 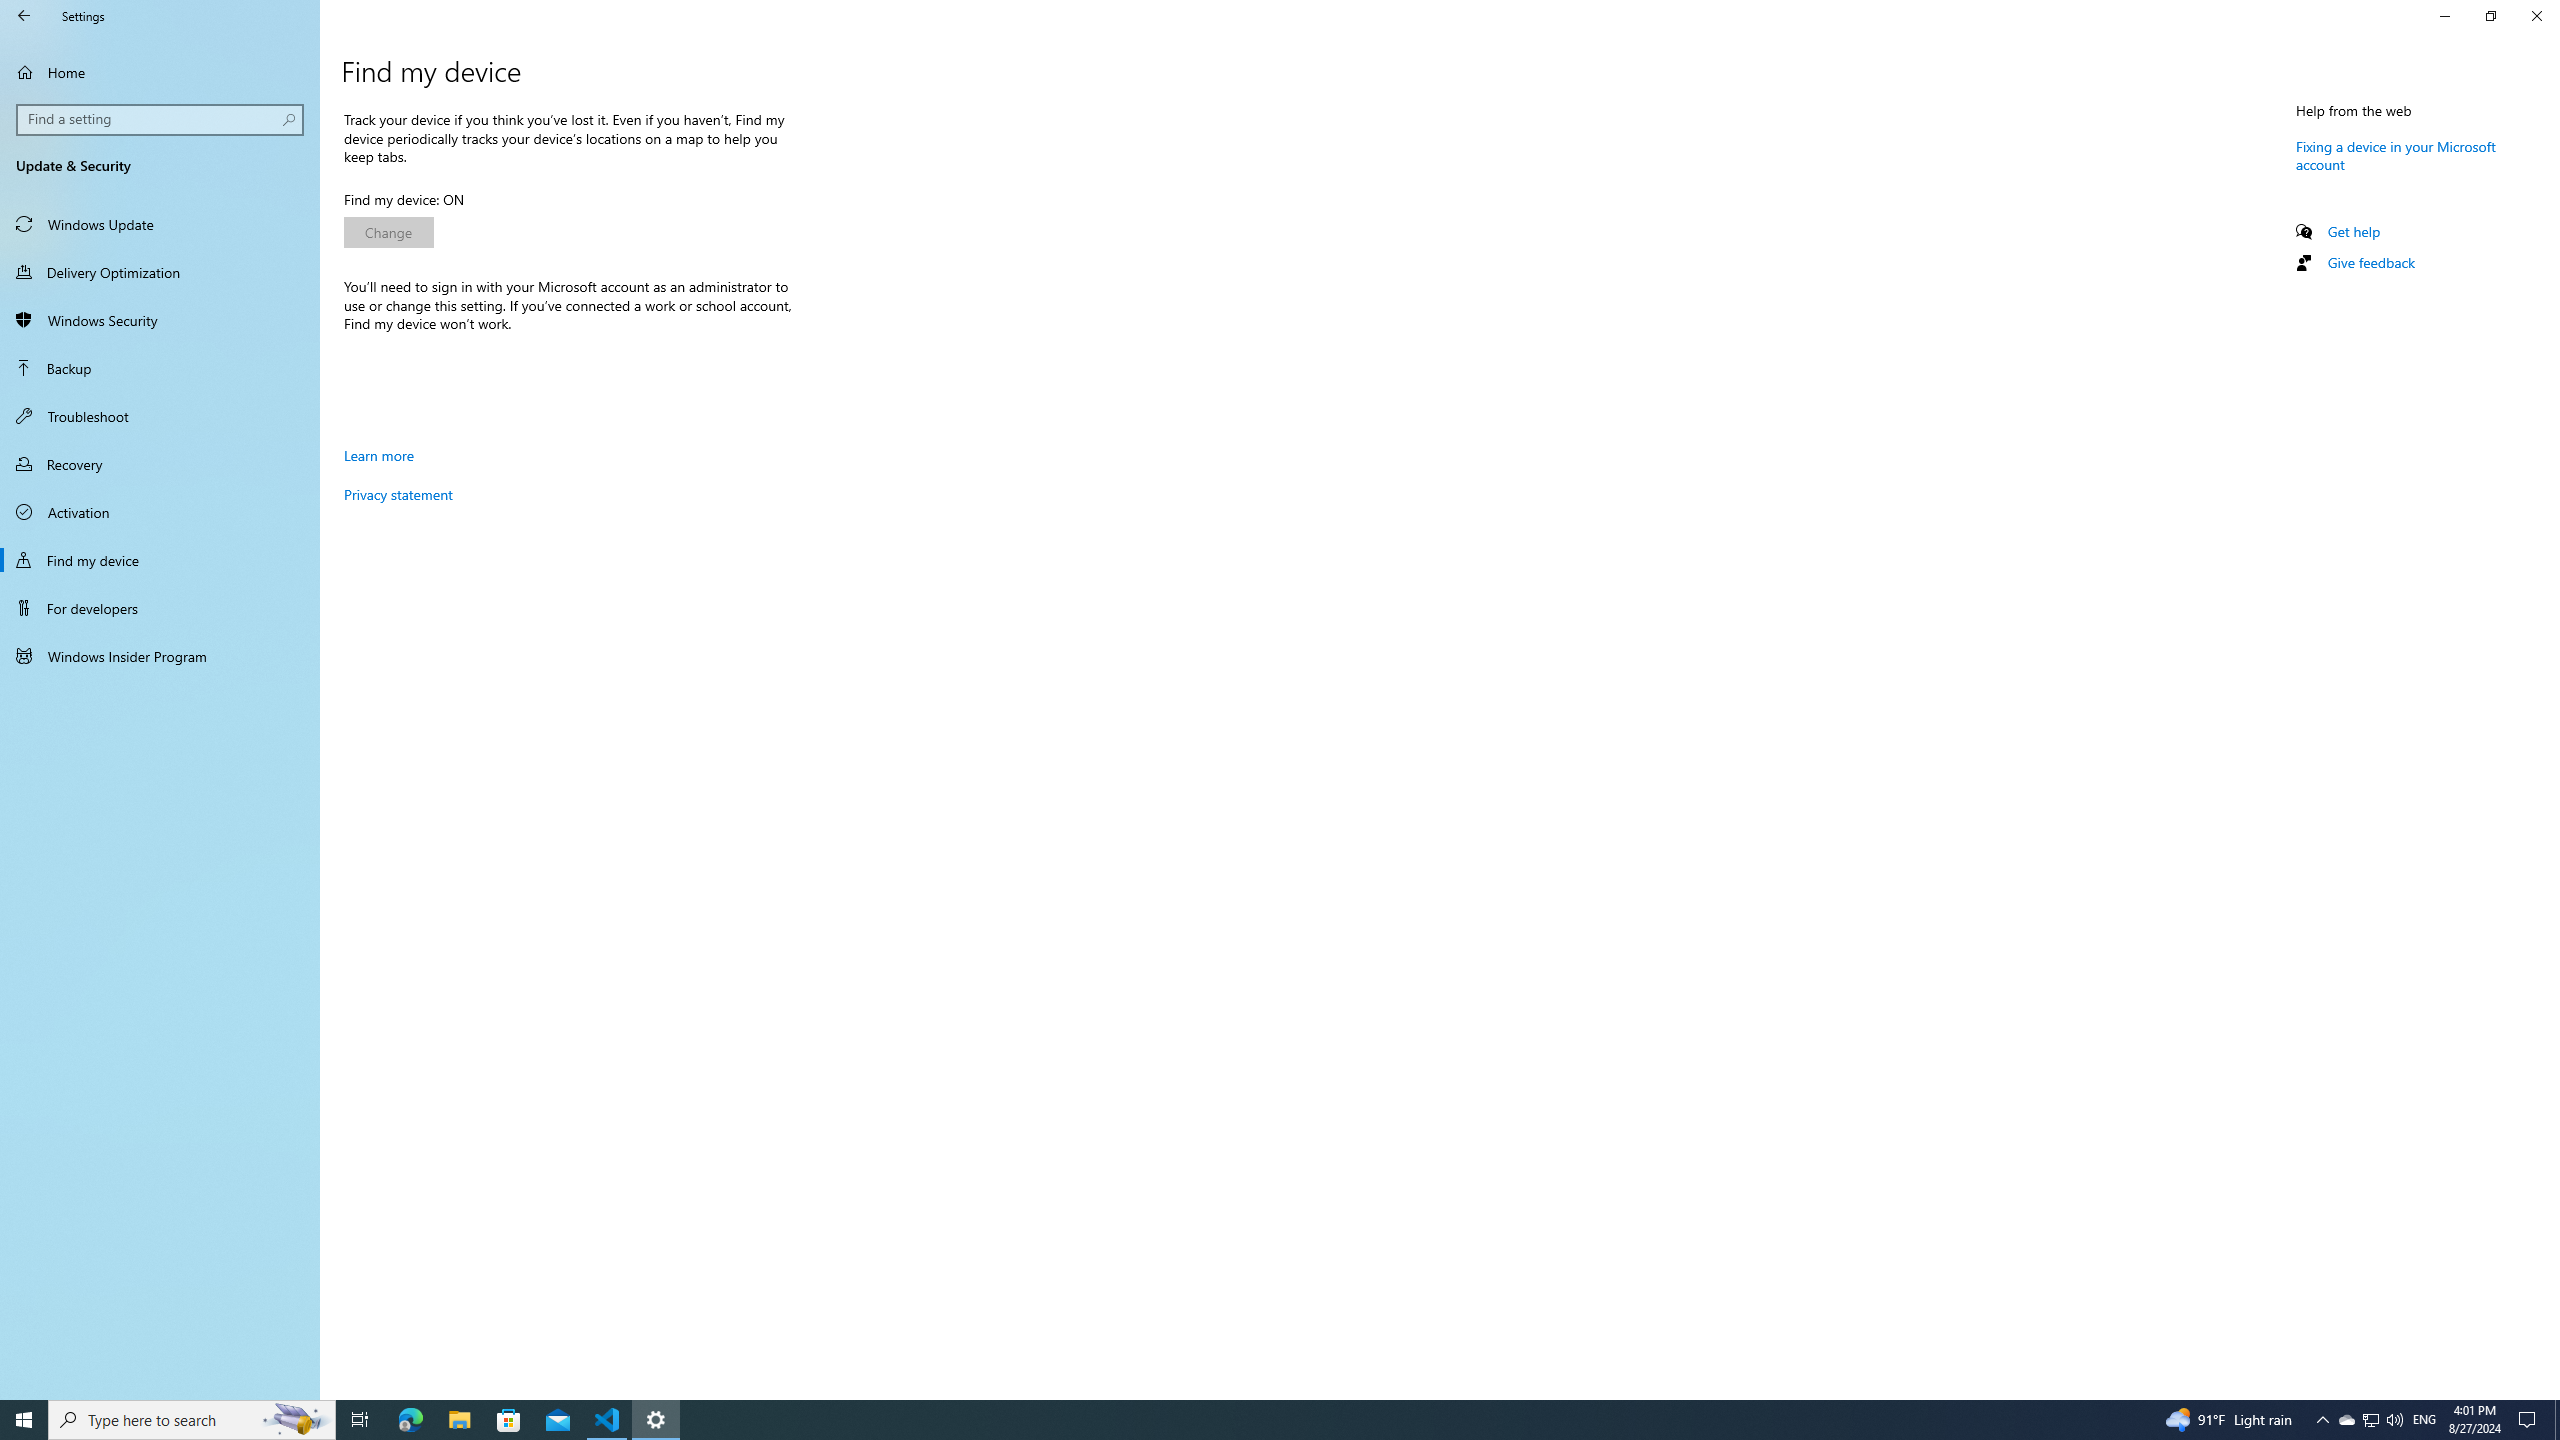 I want to click on 'Activation', so click(x=159, y=510).